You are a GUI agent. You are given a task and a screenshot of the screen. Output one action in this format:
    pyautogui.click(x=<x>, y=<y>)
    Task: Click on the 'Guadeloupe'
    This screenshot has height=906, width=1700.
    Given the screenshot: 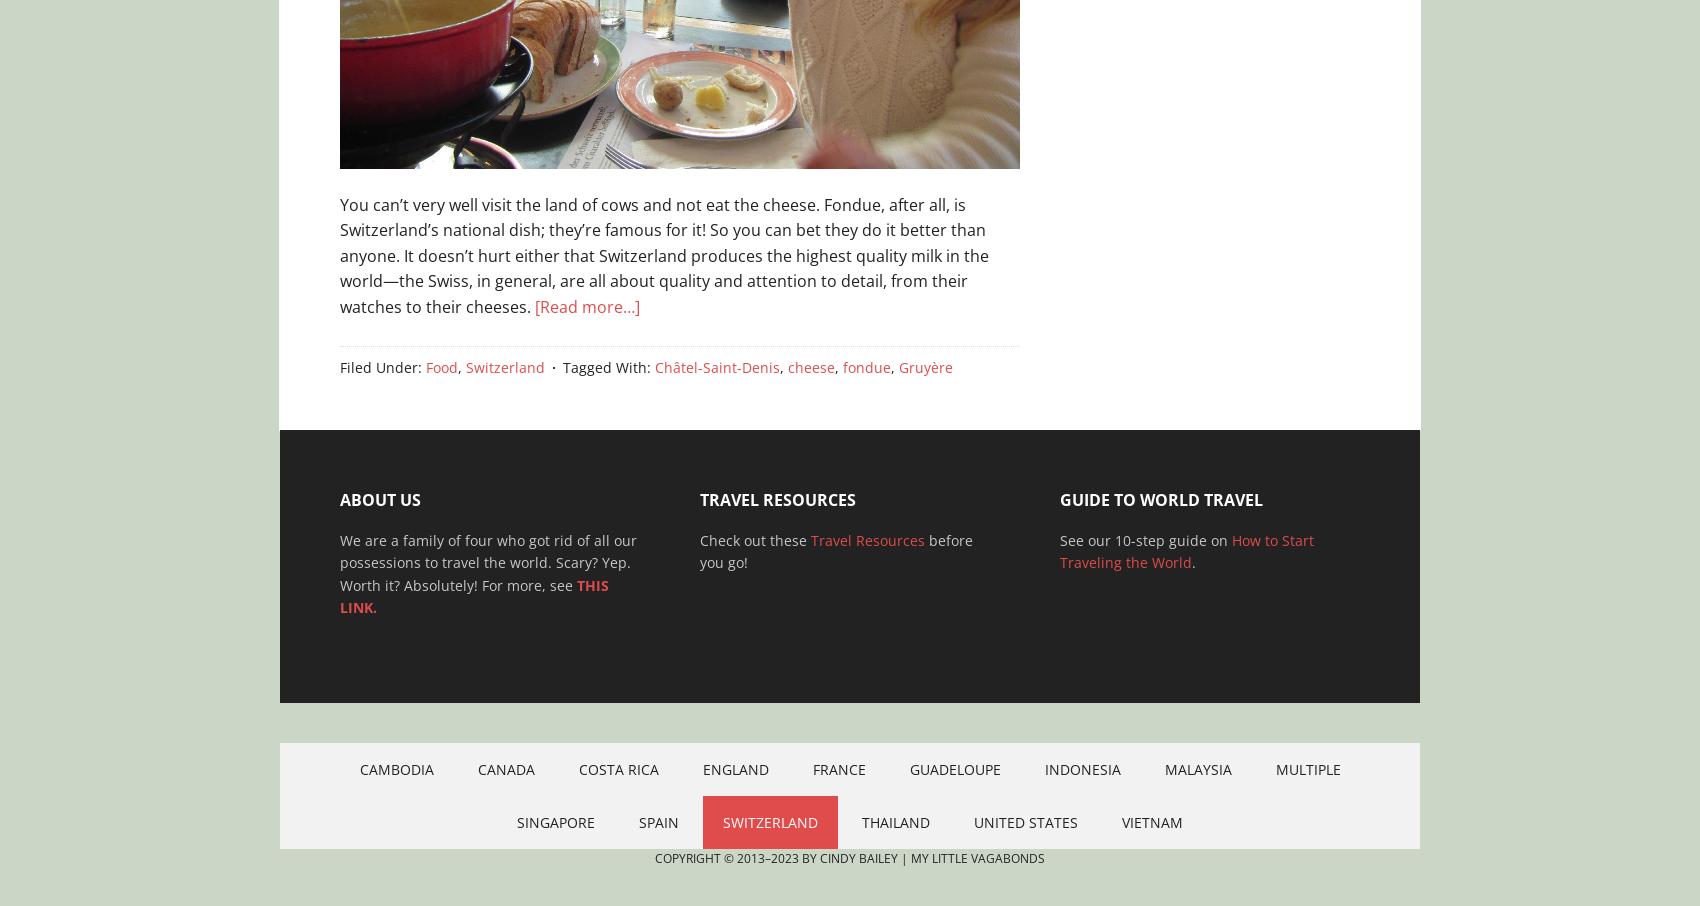 What is the action you would take?
    pyautogui.click(x=954, y=768)
    